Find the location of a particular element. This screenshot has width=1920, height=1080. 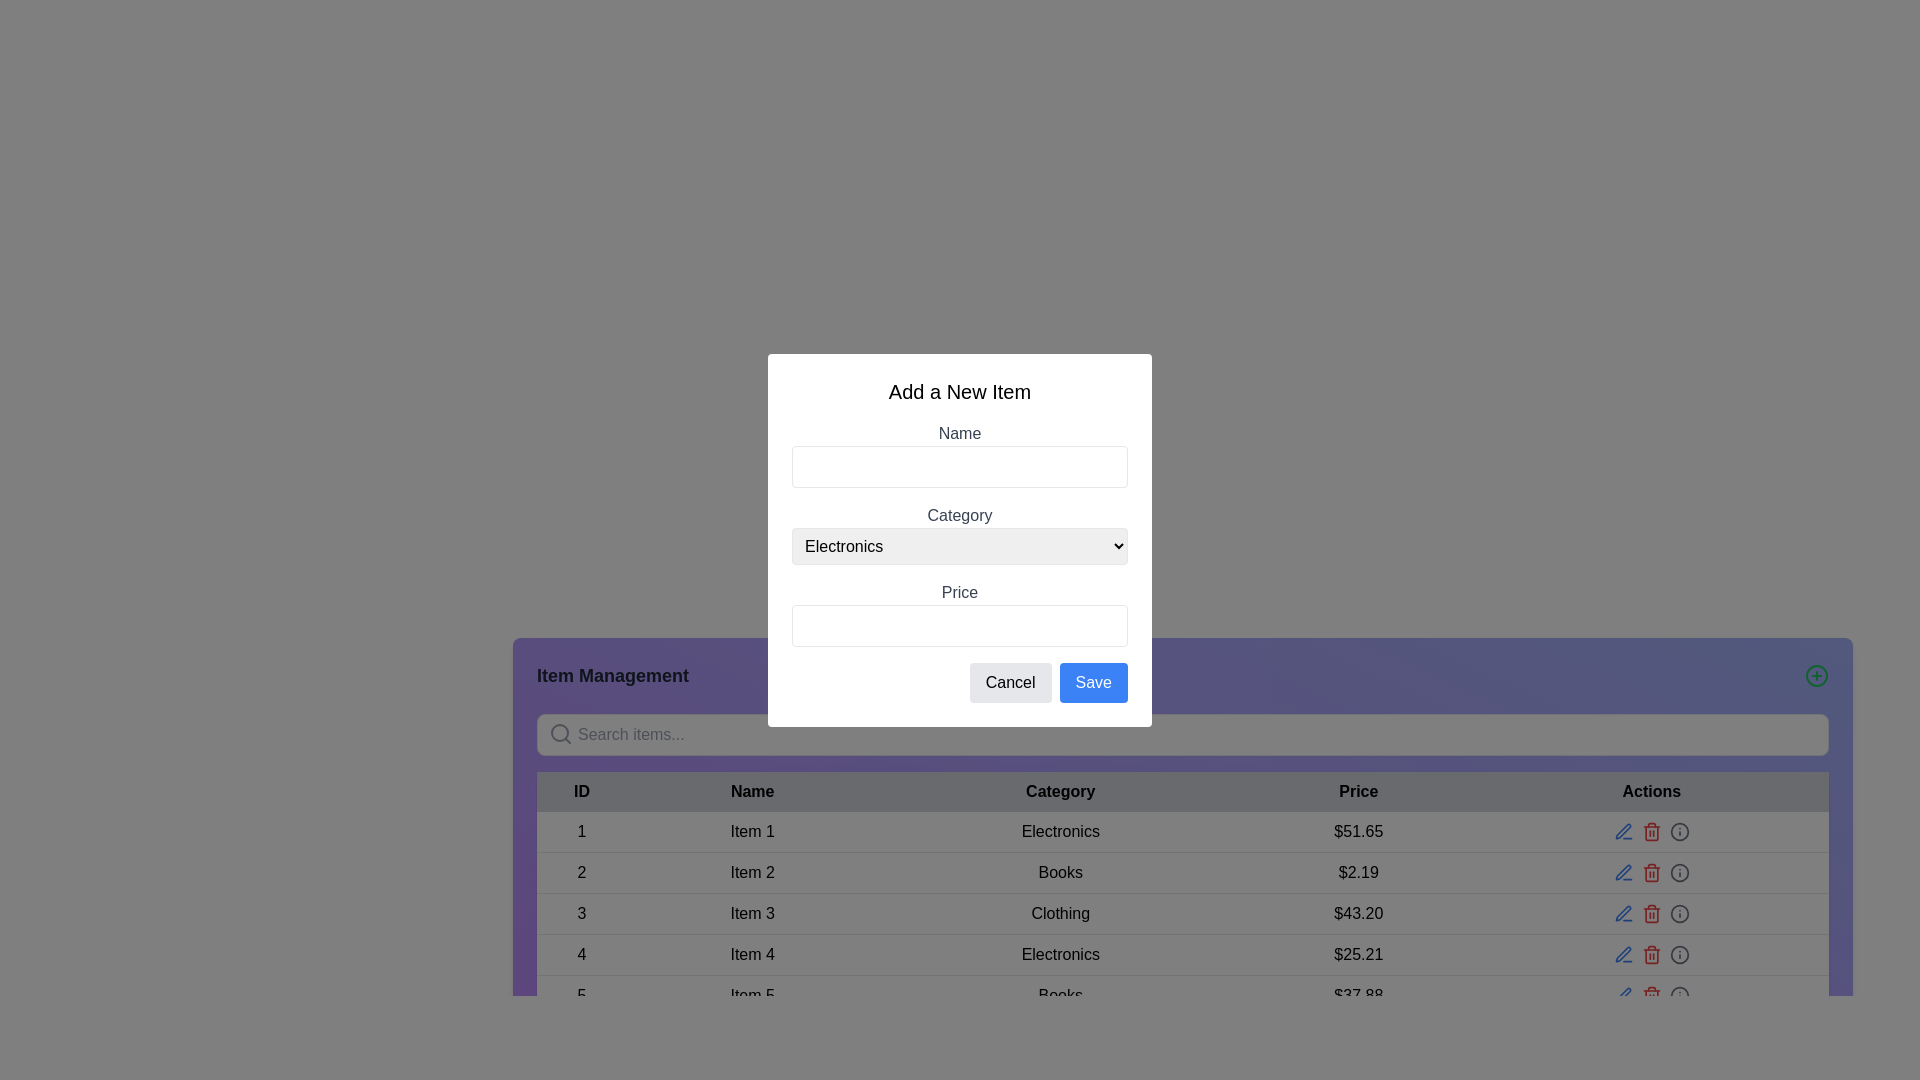

the 'Electronics' text label in the Category column of the table, which is adjacent to the 'Item 1' and '$51.65' labels is located at coordinates (1059, 832).